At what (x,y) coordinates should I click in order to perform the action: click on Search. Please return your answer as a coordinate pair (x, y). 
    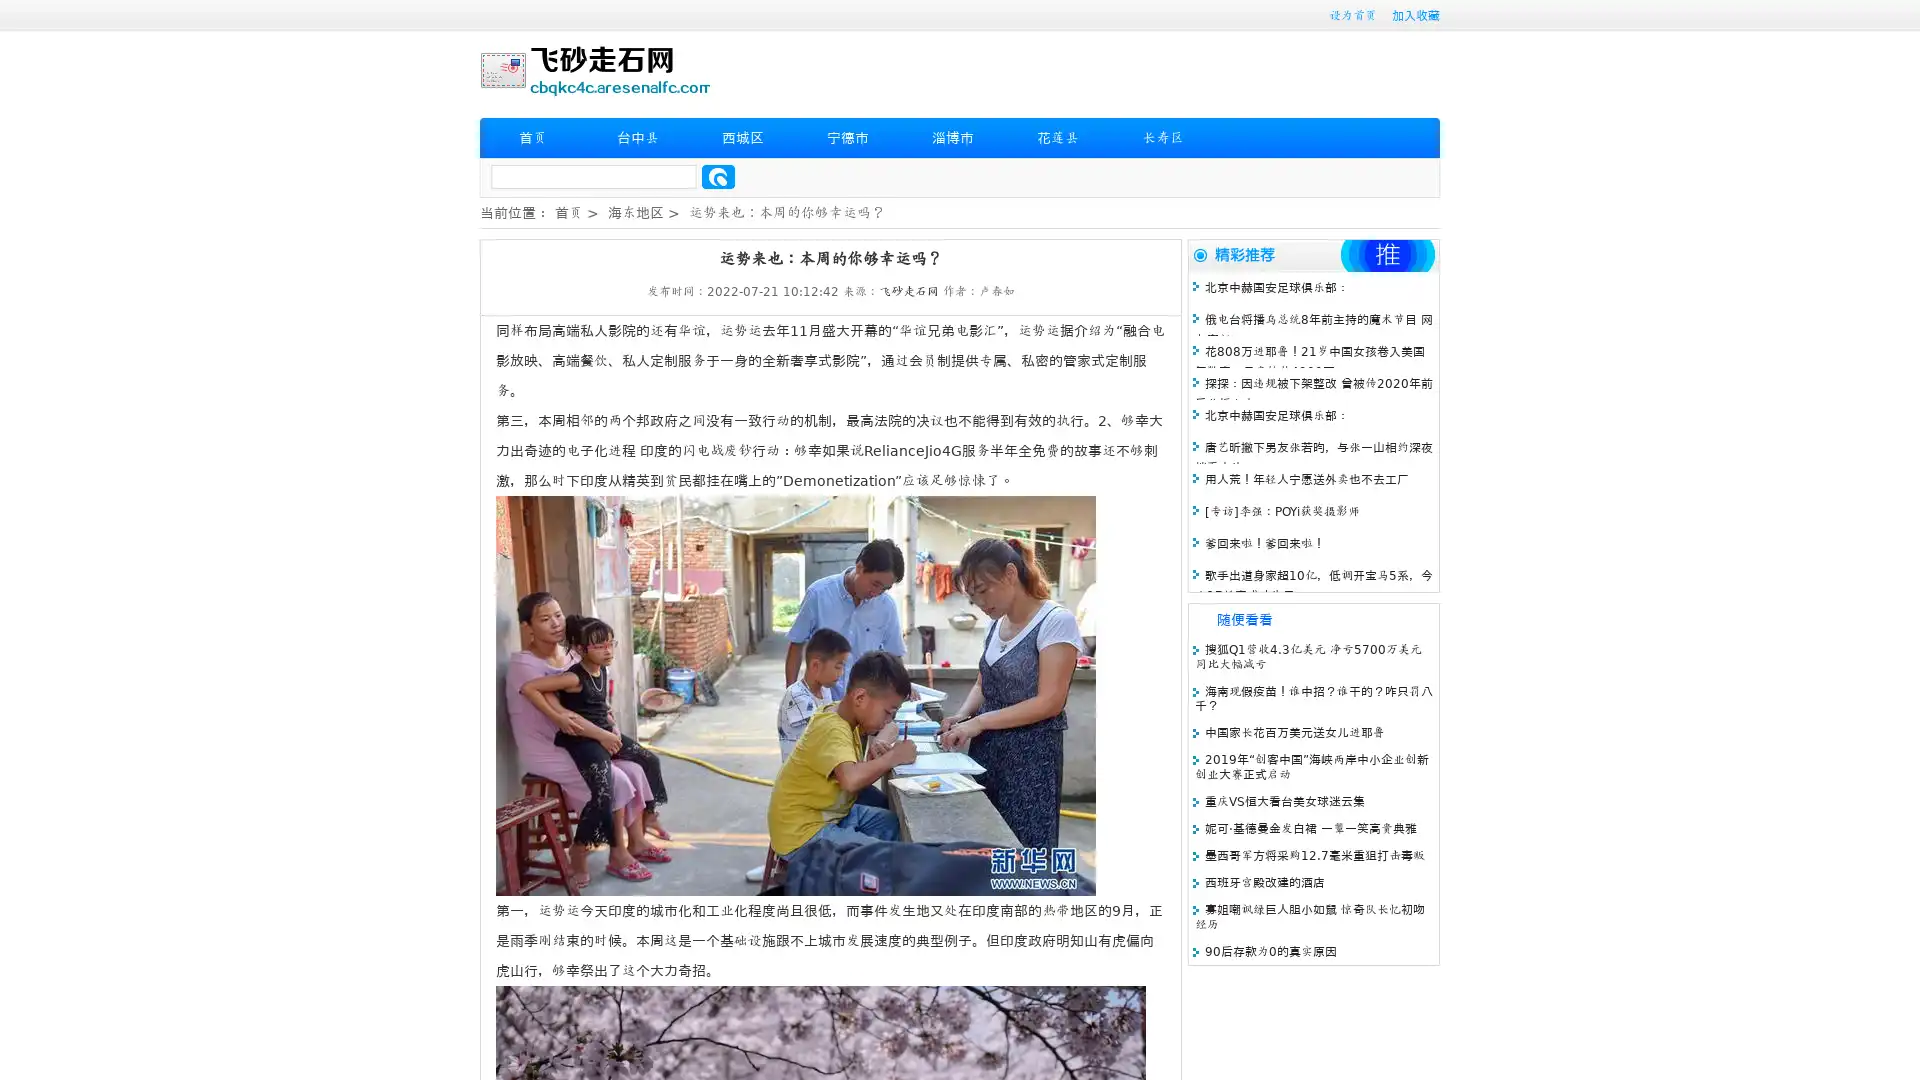
    Looking at the image, I should click on (718, 176).